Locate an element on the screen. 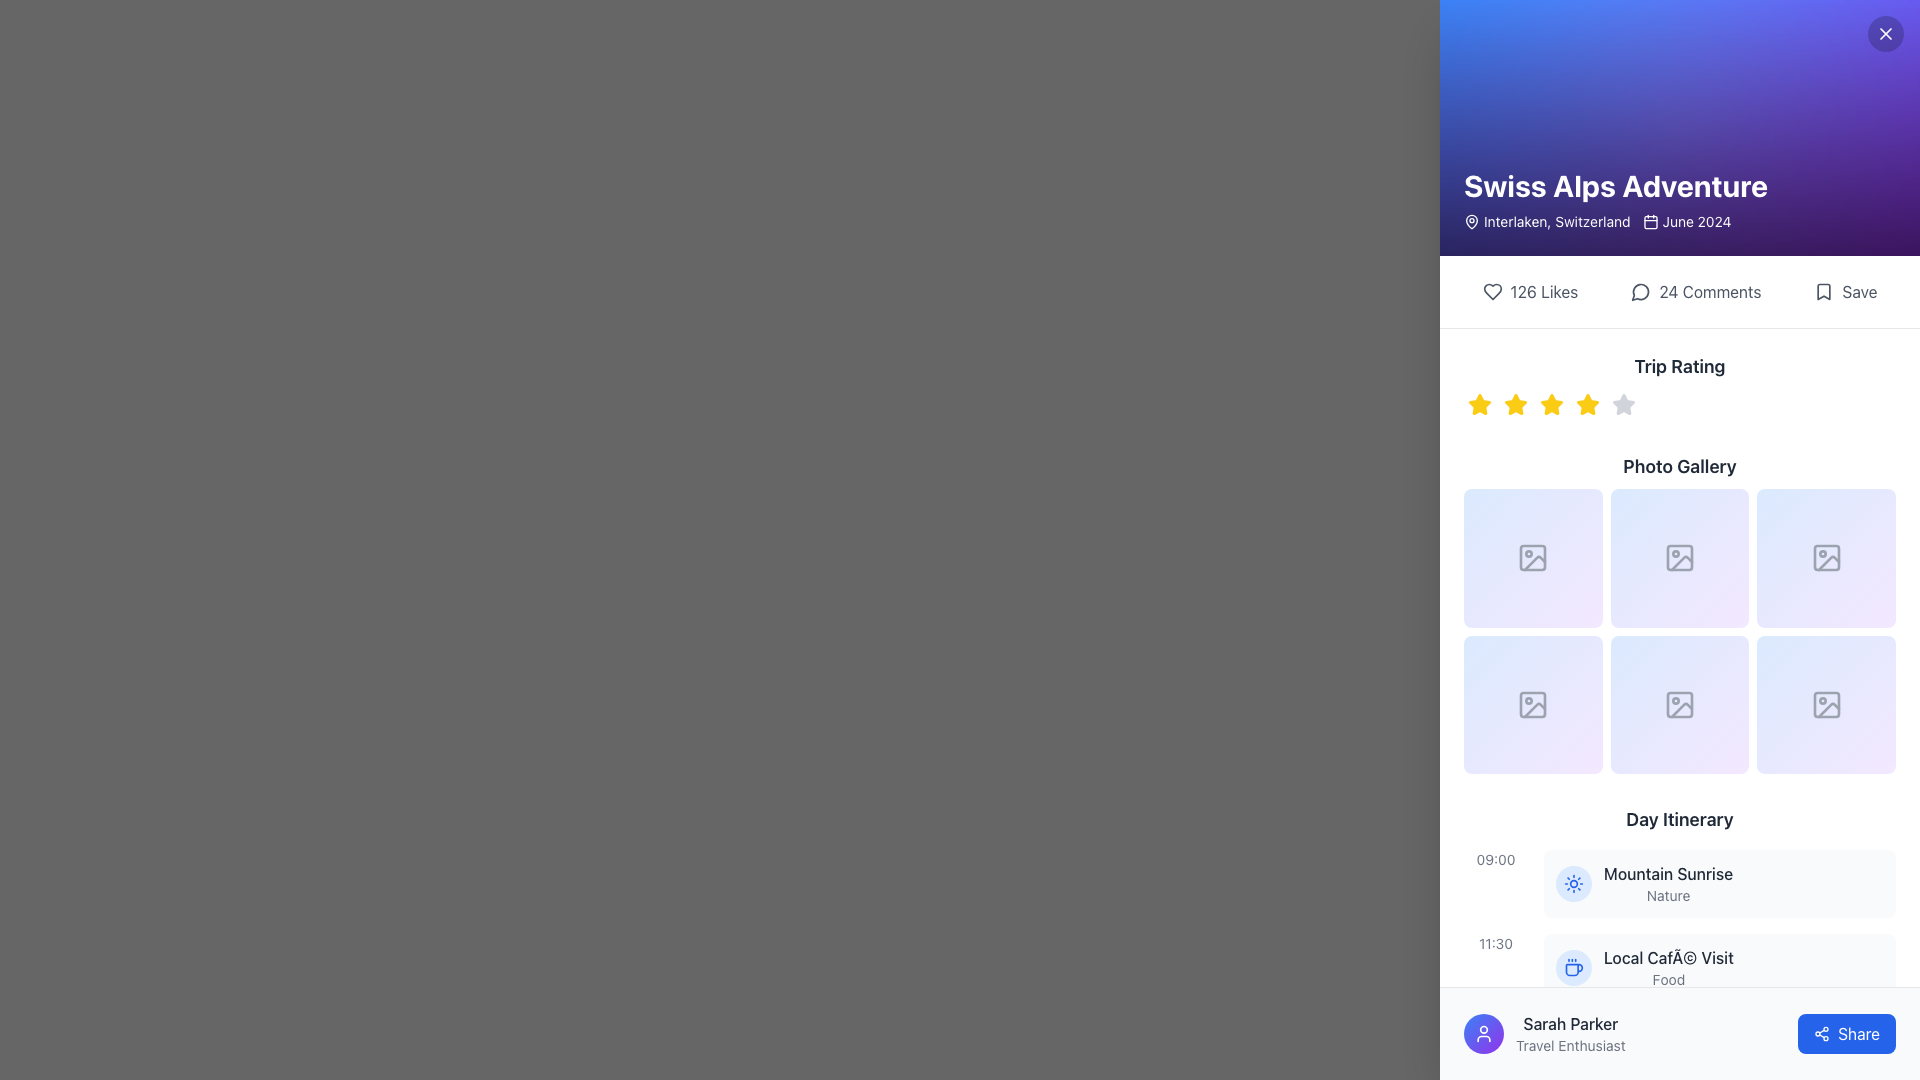  the icon representing a placeholder within the grid layout of the 'Photo Gallery' is located at coordinates (1679, 704).